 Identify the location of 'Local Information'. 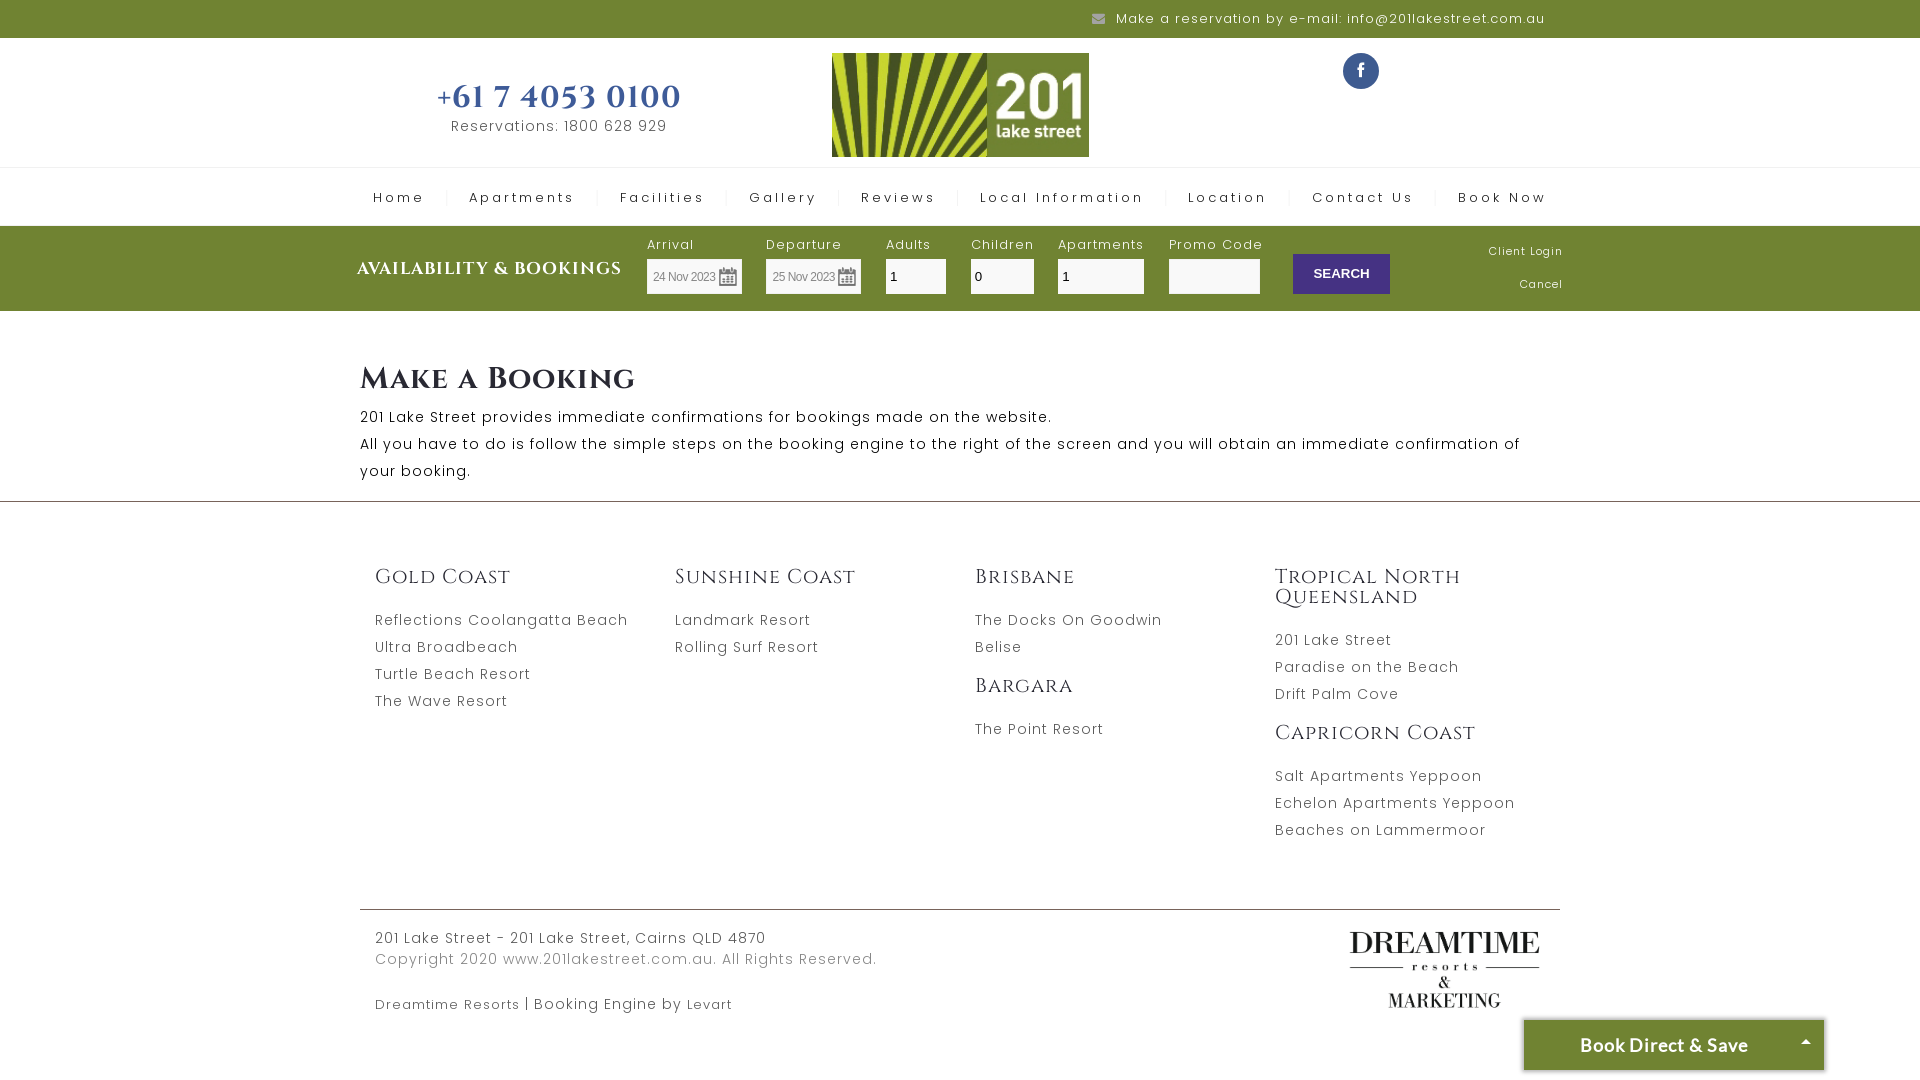
(1060, 197).